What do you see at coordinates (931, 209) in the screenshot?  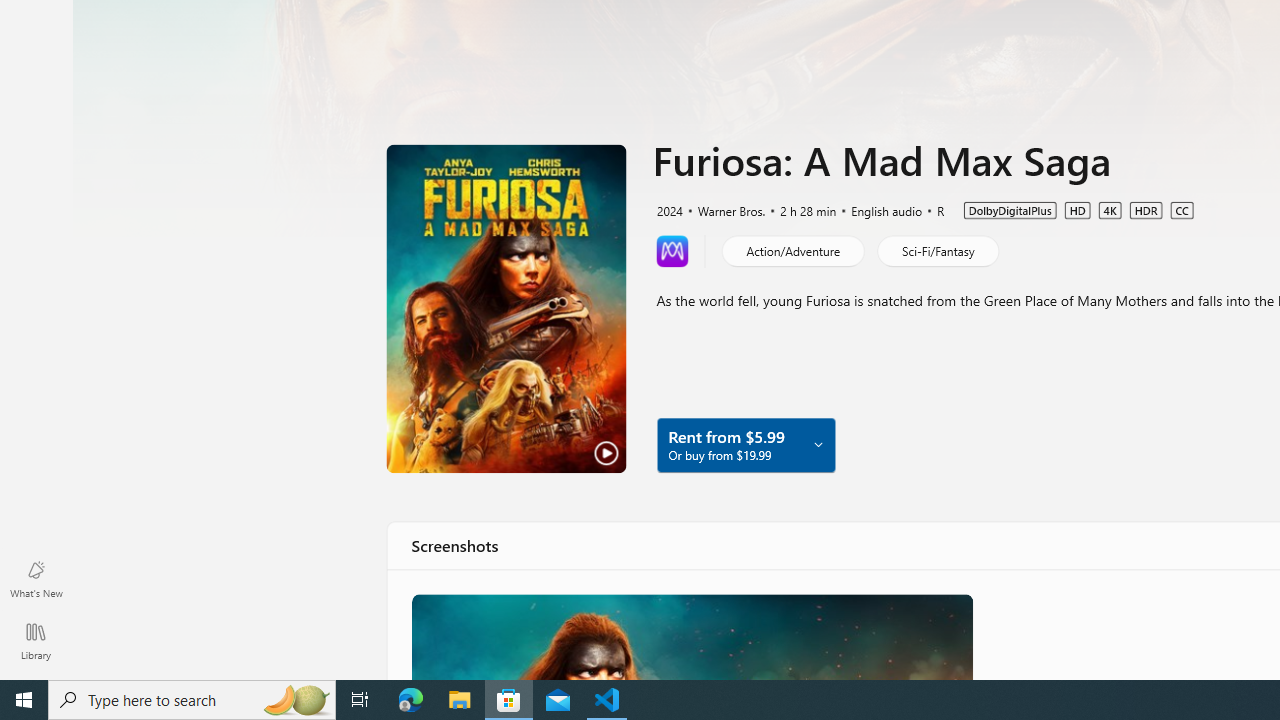 I see `'R'` at bounding box center [931, 209].